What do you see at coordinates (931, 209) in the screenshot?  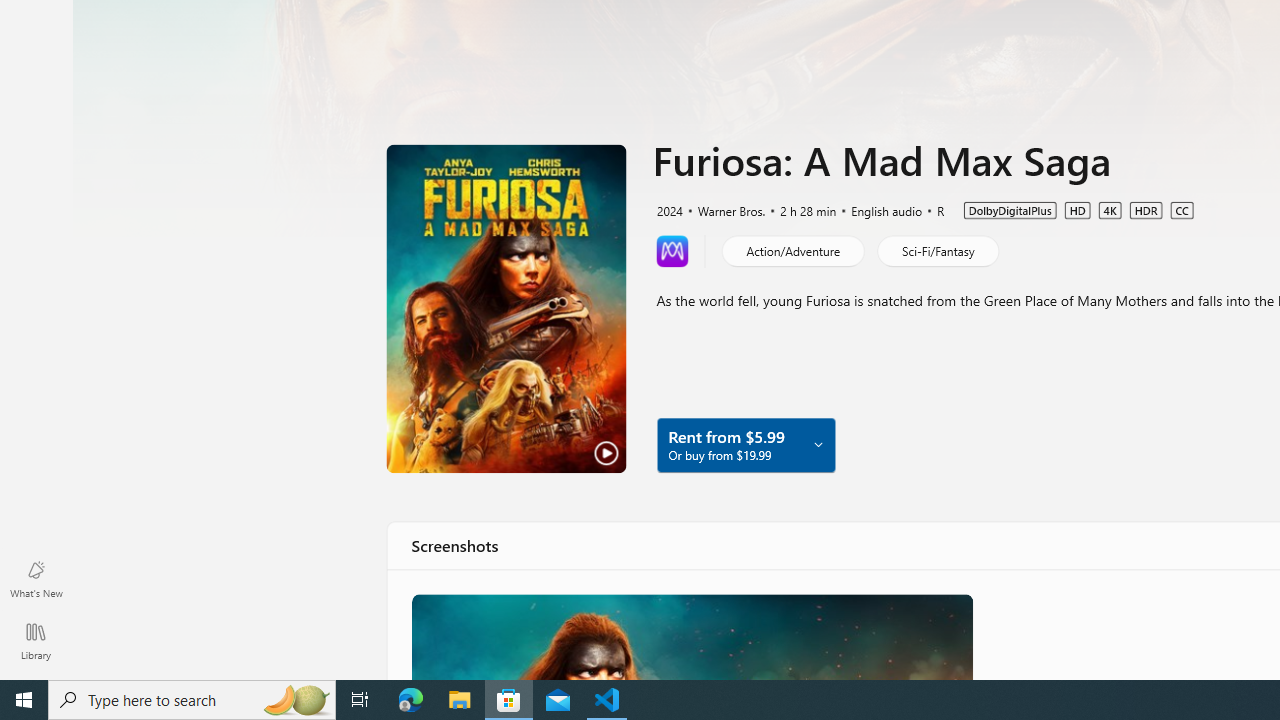 I see `'R'` at bounding box center [931, 209].